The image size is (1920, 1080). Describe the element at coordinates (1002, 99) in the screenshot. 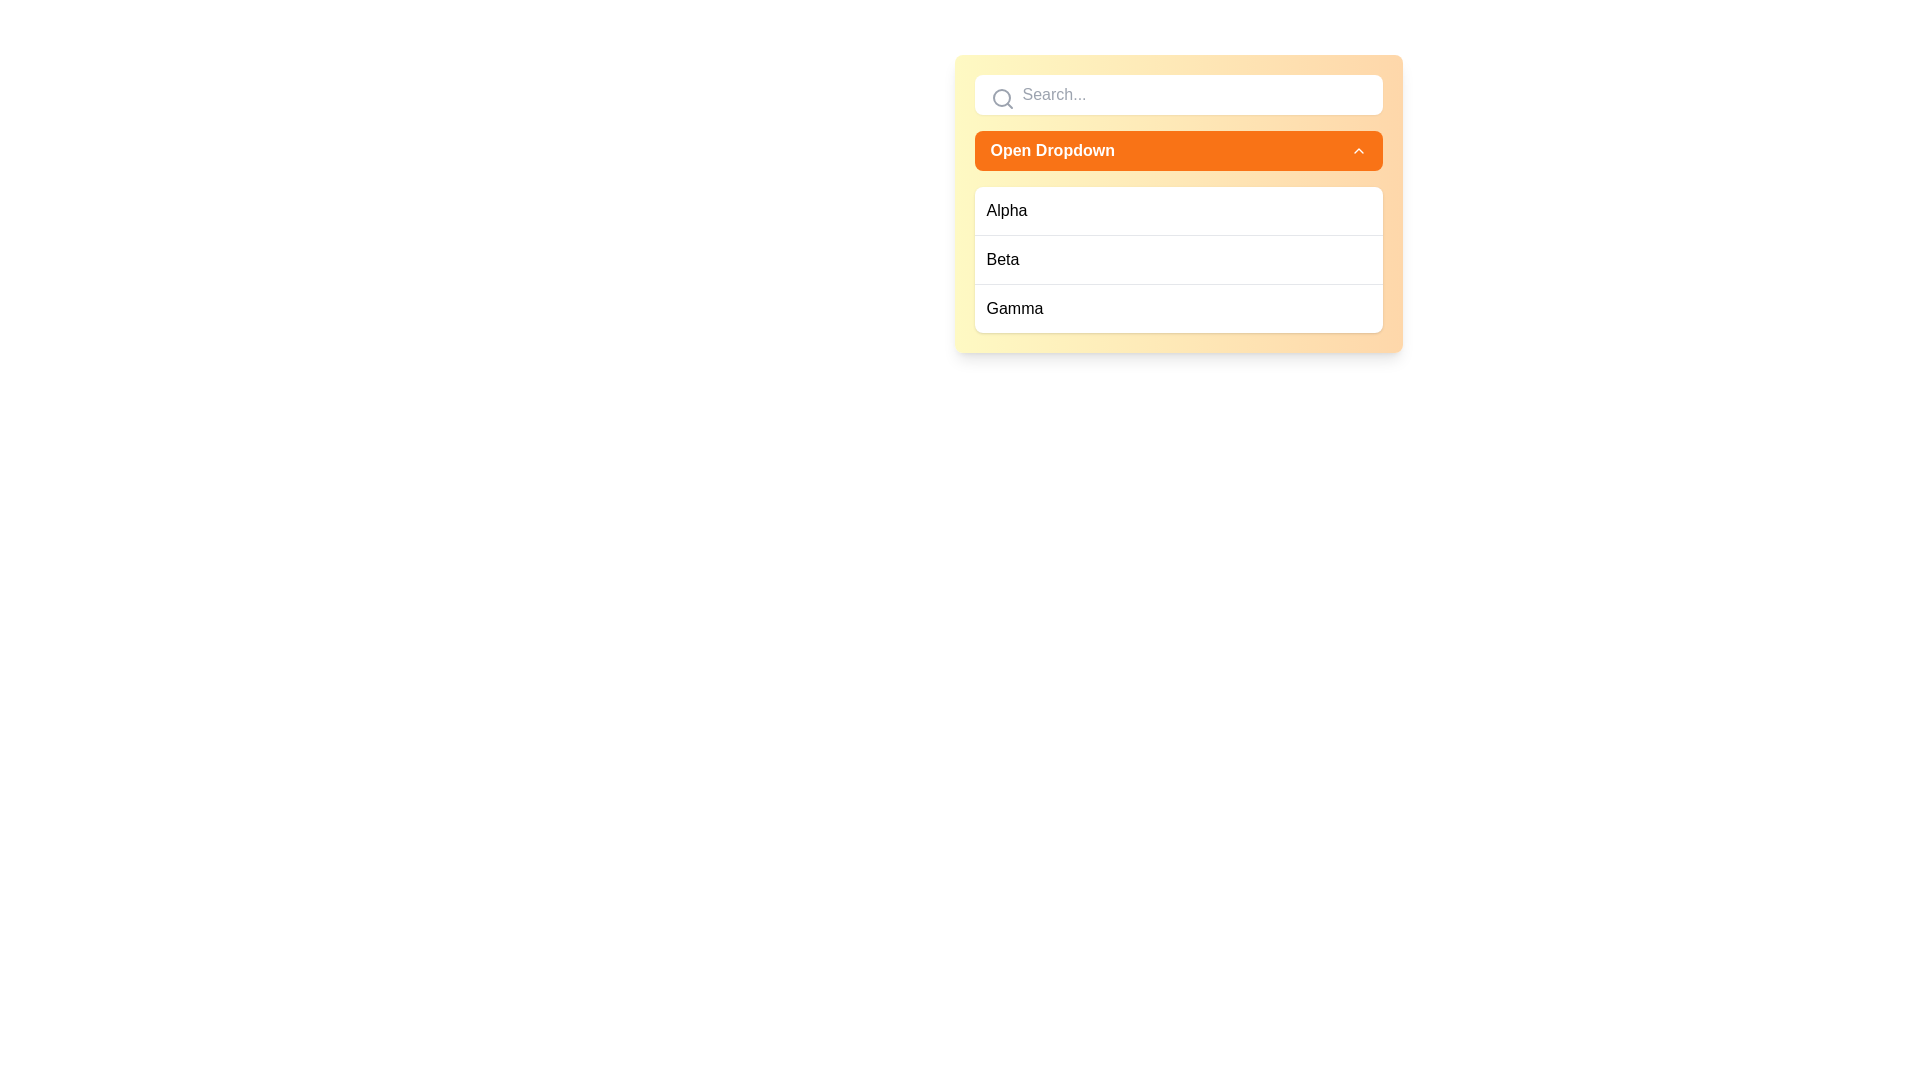

I see `the search icon resembling a magnifying glass, which is outlined in gray and located at the leftmost side of the search bar` at that location.